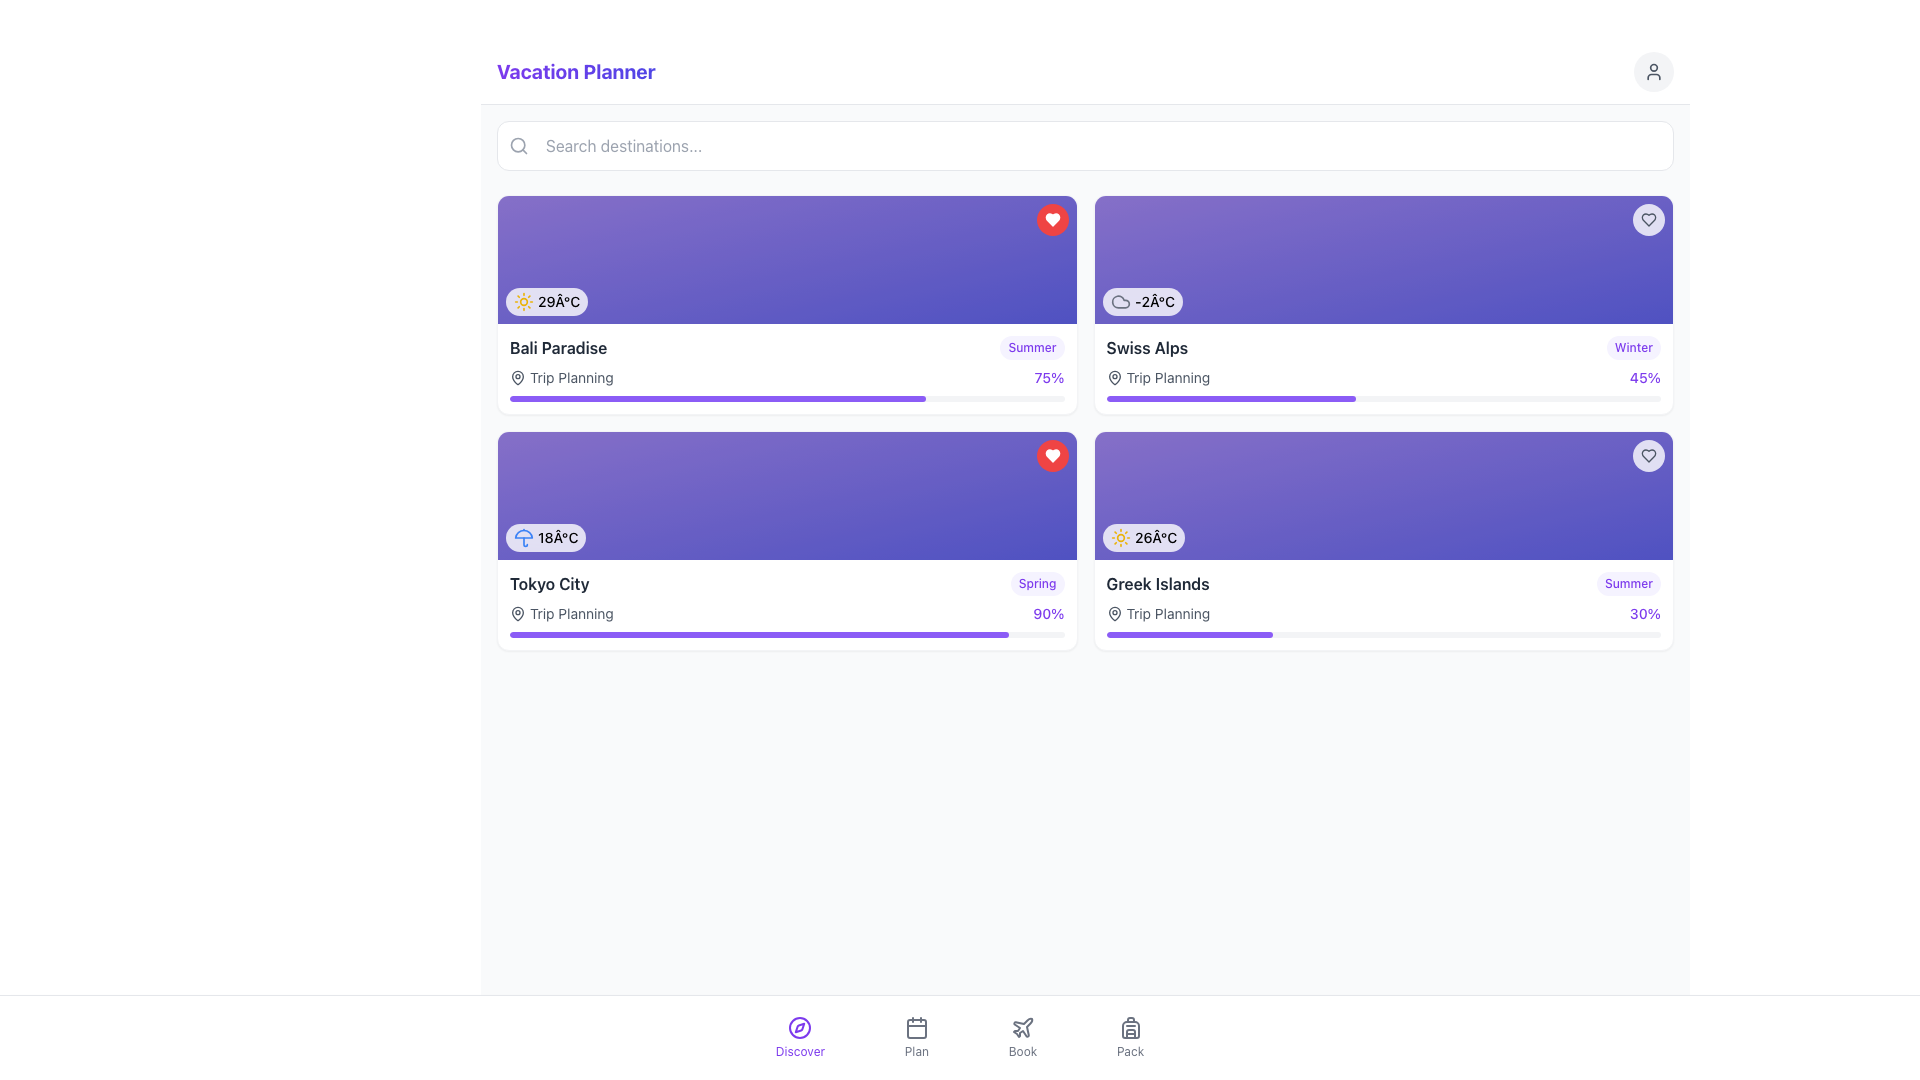 This screenshot has width=1920, height=1080. I want to click on the favorite icon button located in the top-right corner of the 'Swiss Alps' card, so click(1649, 219).